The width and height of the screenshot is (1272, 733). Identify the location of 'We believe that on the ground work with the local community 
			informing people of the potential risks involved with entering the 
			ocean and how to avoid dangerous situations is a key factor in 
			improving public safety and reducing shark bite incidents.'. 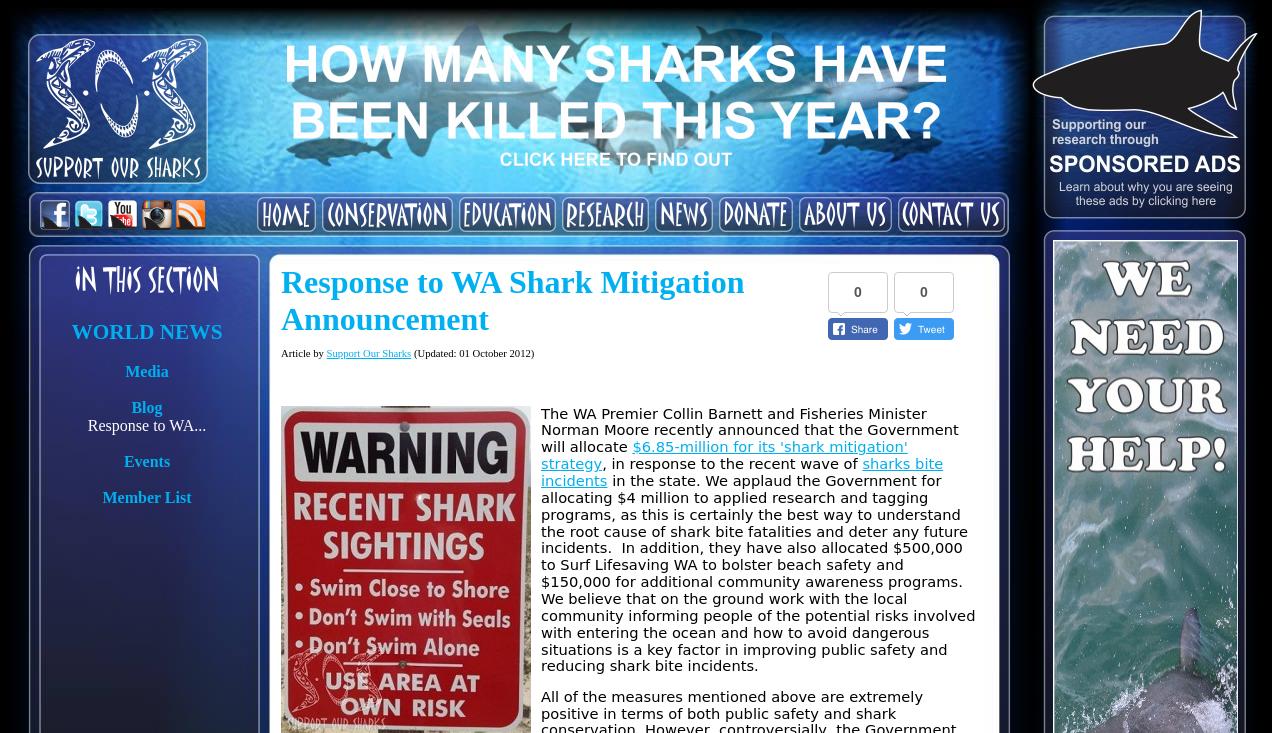
(756, 630).